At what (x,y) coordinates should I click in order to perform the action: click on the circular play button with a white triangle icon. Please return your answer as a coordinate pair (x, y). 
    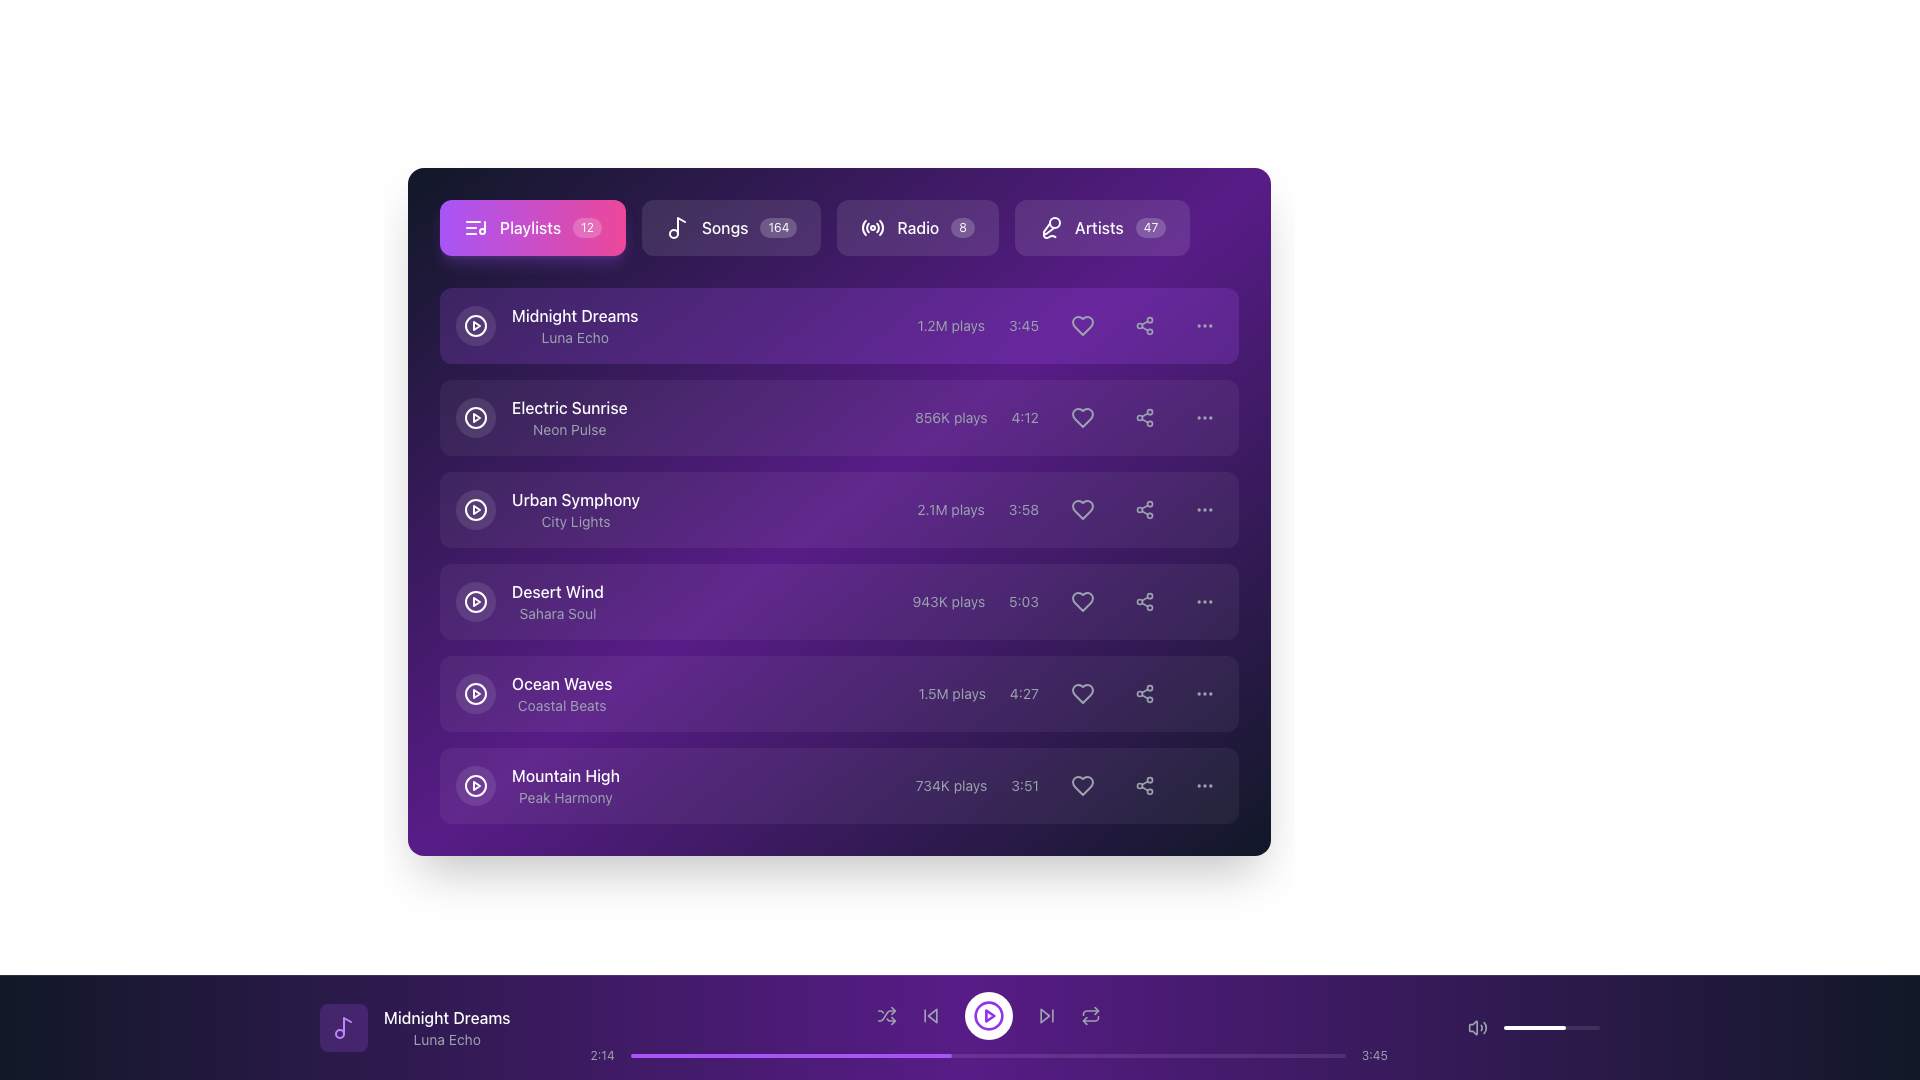
    Looking at the image, I should click on (474, 693).